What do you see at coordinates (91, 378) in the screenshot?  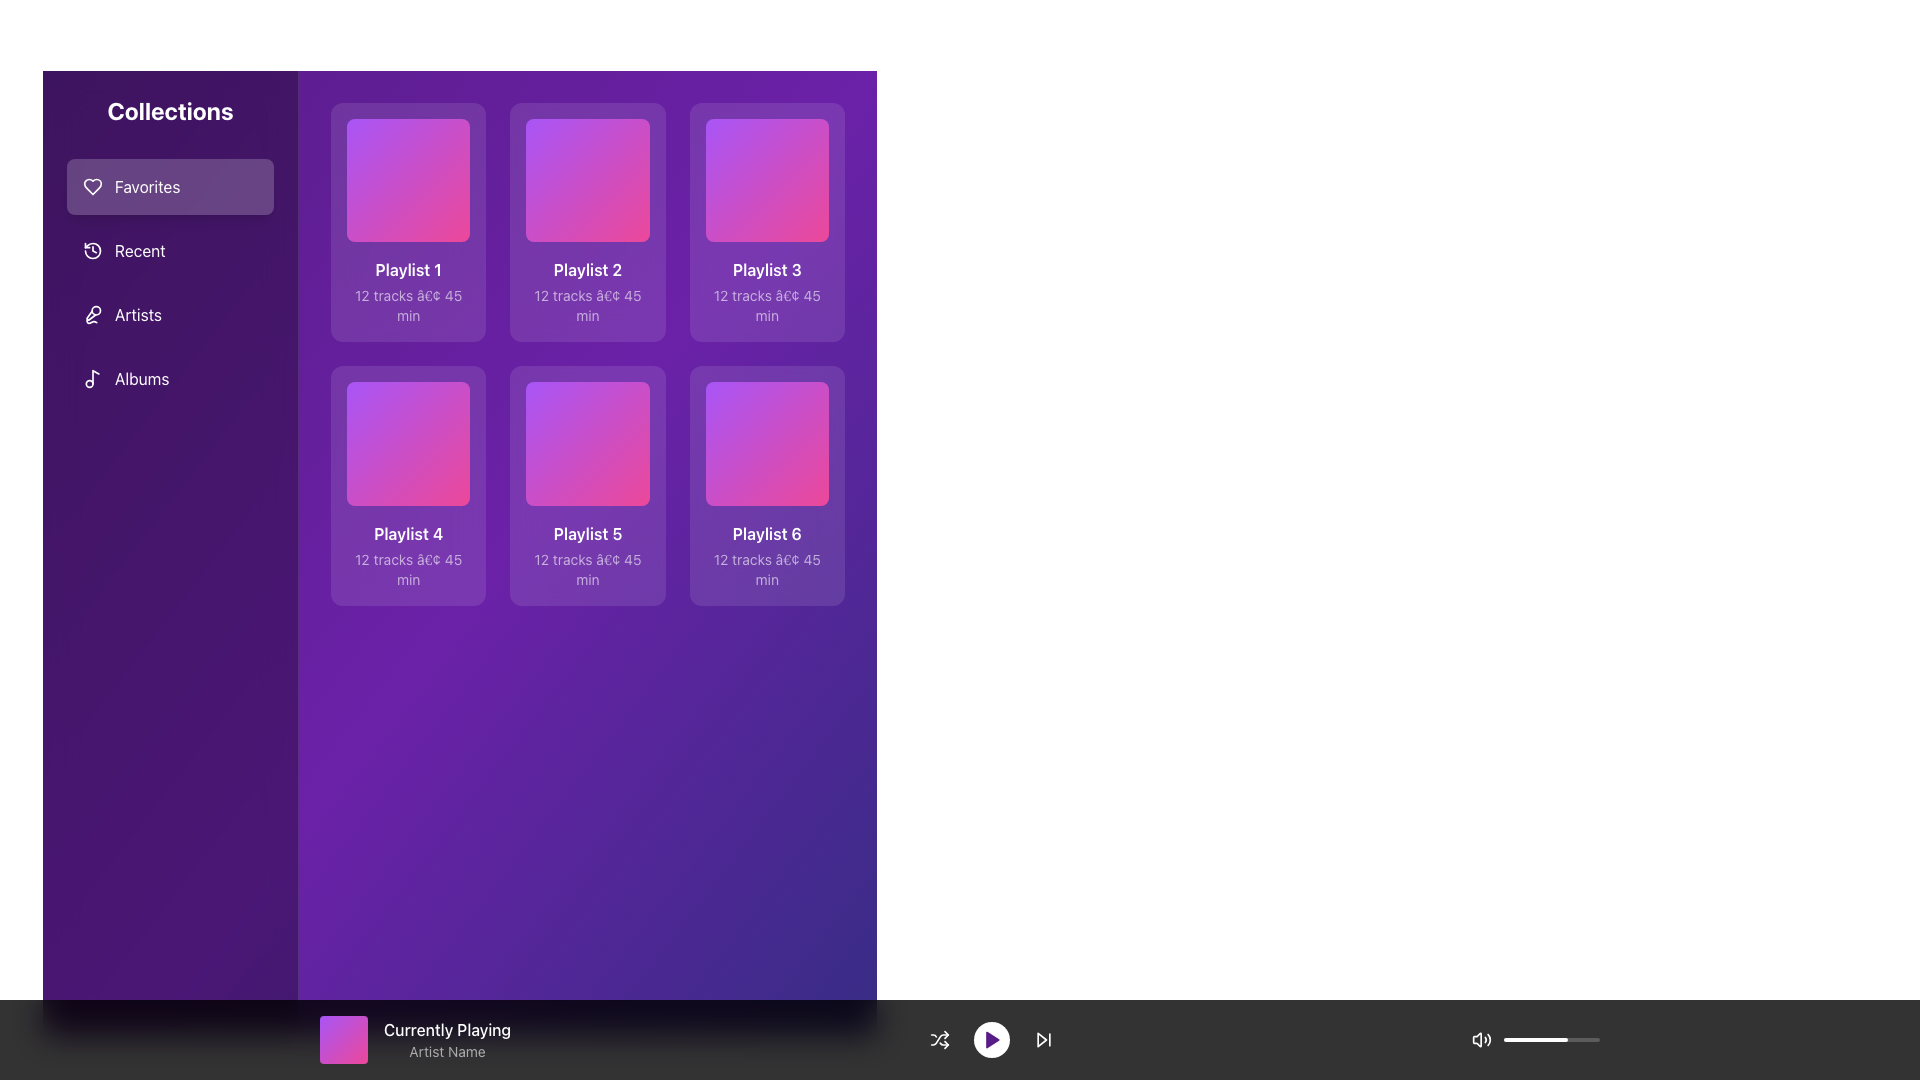 I see `the small music note icon located to the left of the 'Albums' text label in the sidebar menu, which features a minimalistic design with a white color on a purple background` at bounding box center [91, 378].